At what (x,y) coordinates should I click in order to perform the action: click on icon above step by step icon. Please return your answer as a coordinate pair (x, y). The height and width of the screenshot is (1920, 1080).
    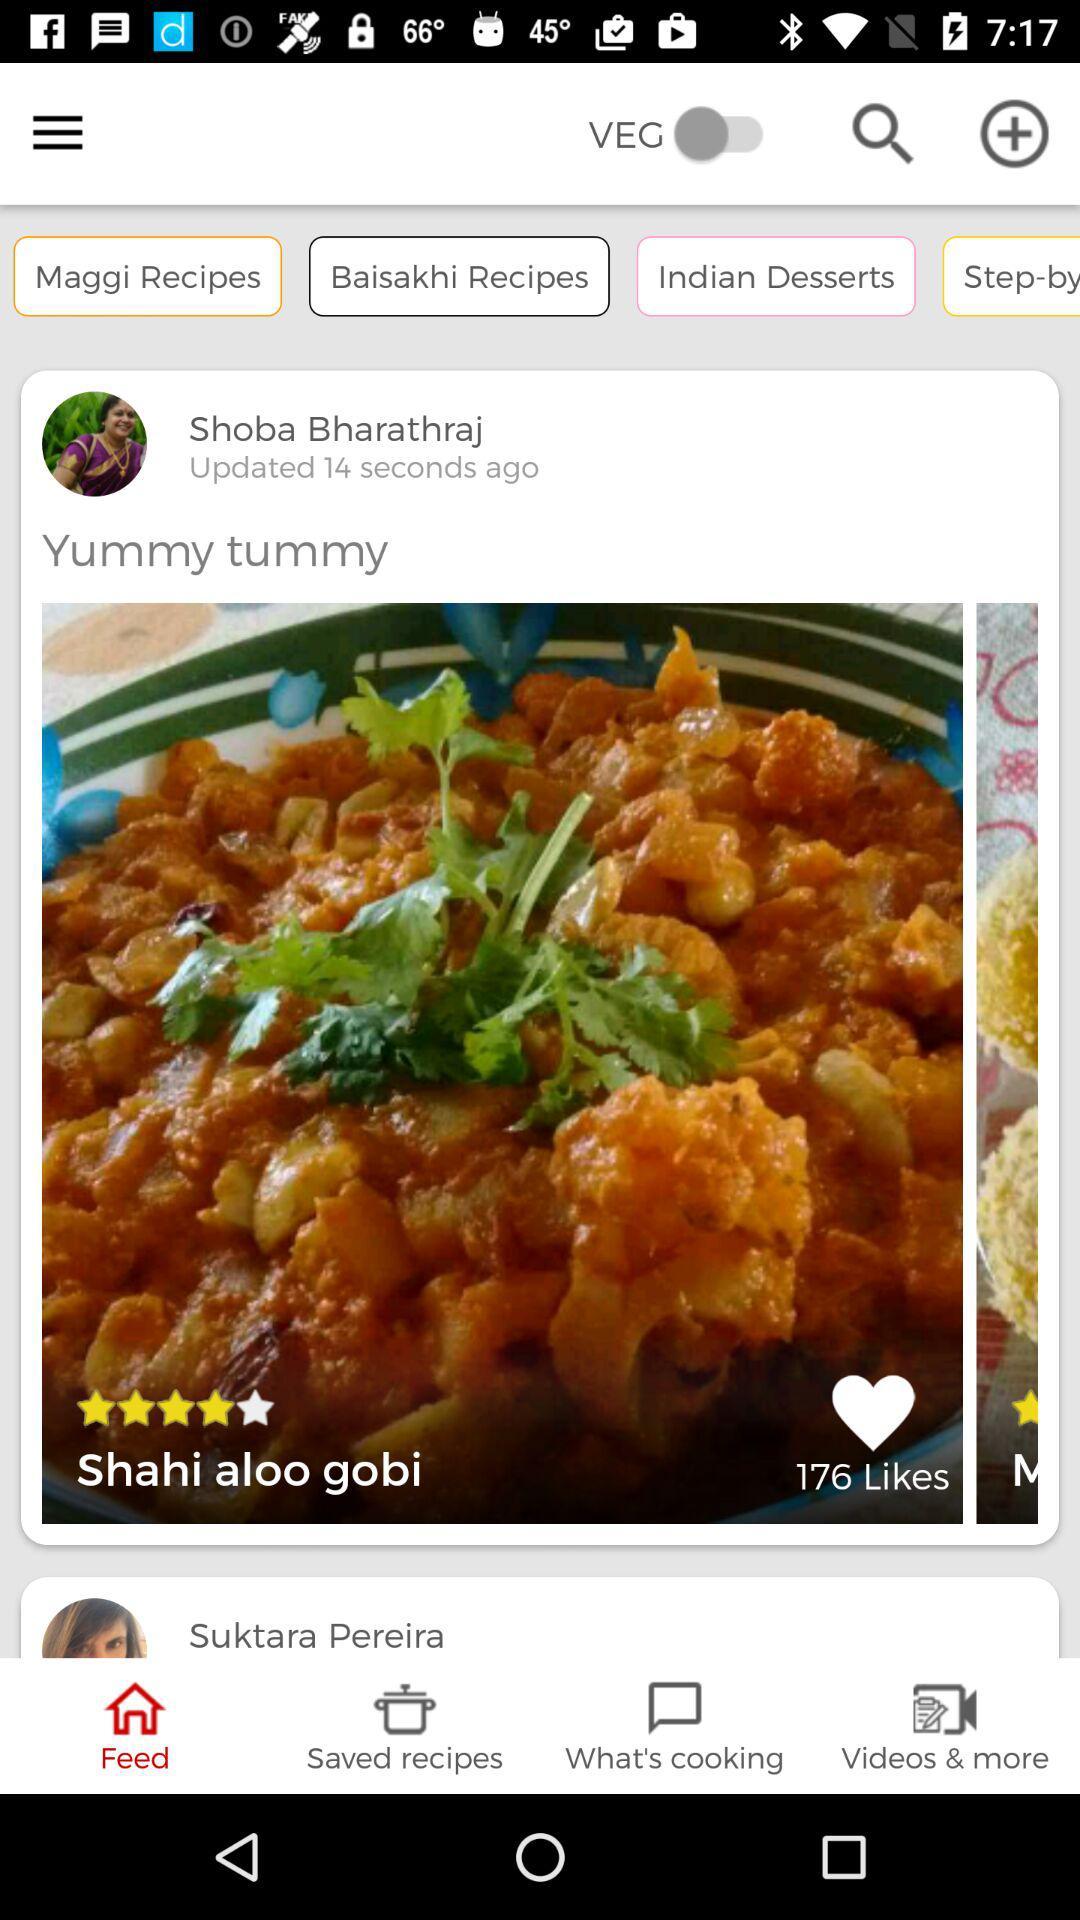
    Looking at the image, I should click on (1014, 132).